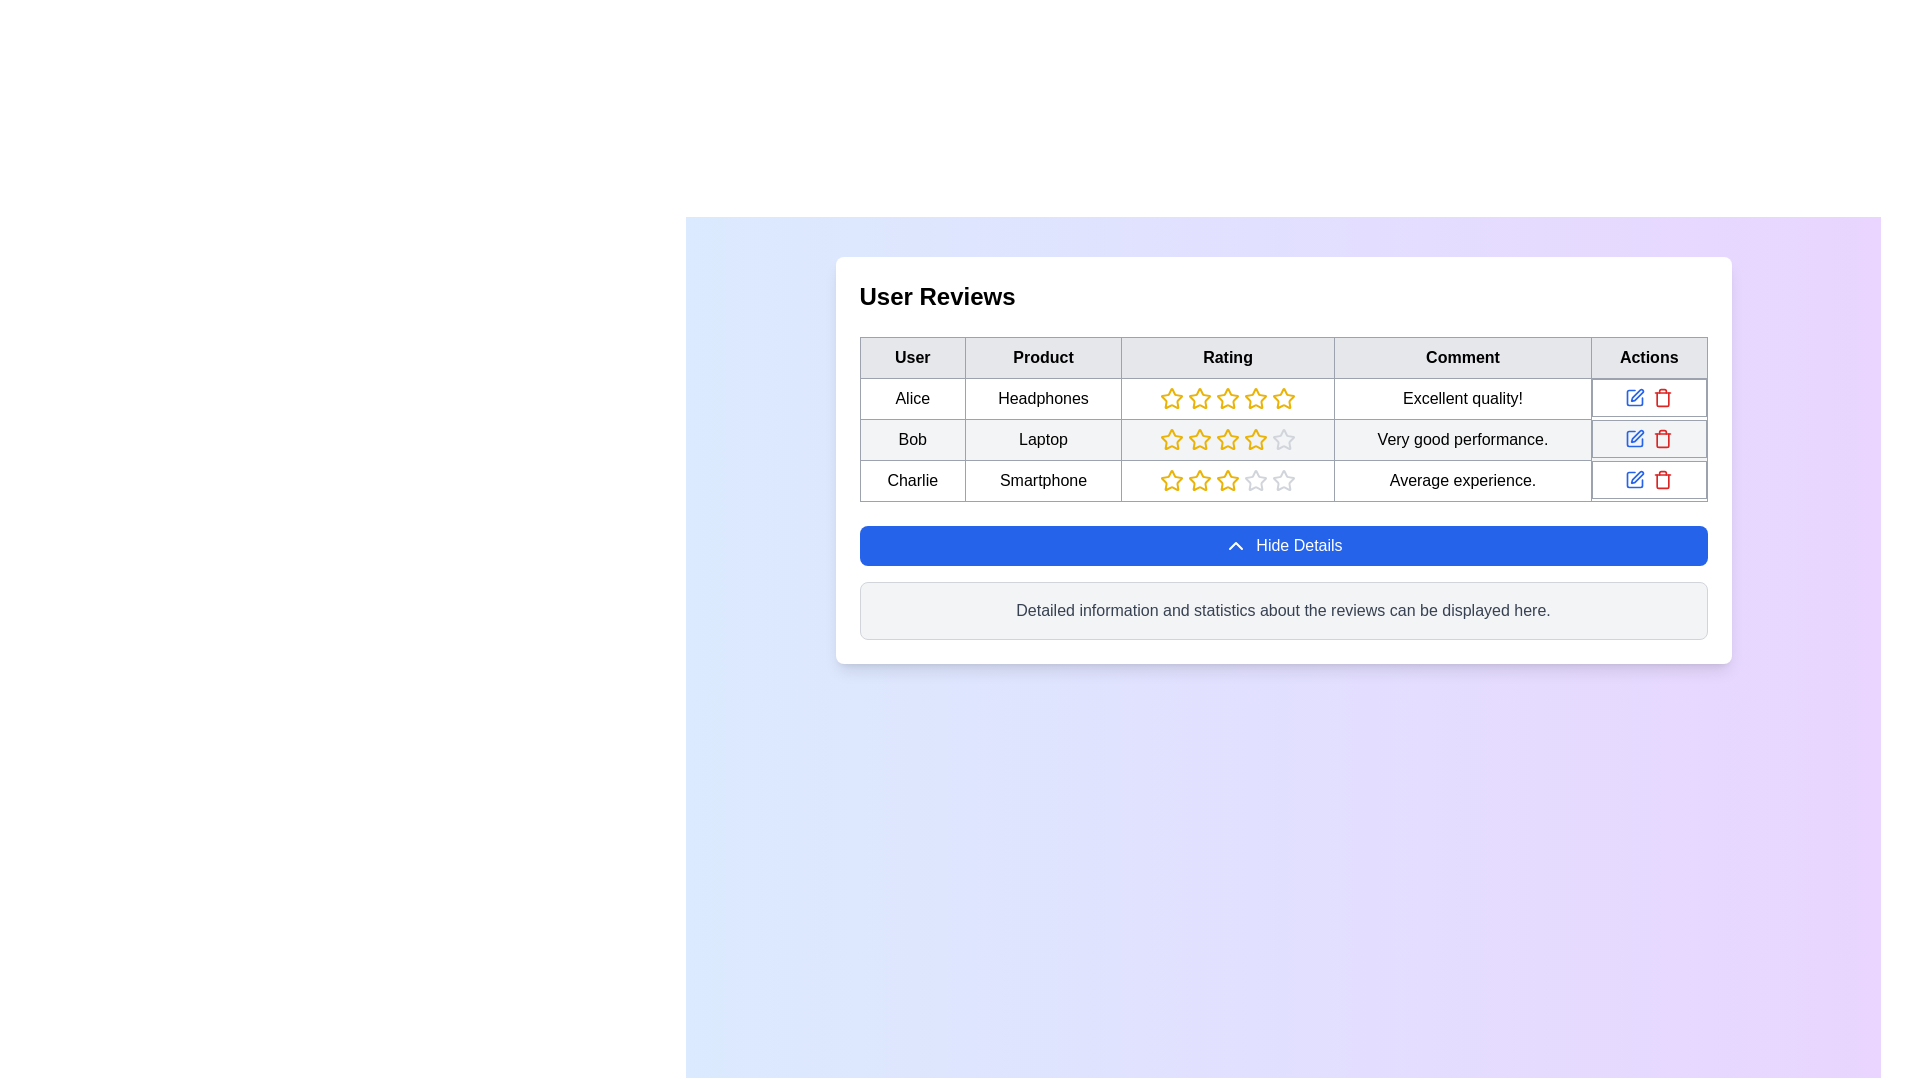  I want to click on the third star icon, which is yellow and represents a rating for the 'Charlie' entry in the 'User Reviews' table, so click(1200, 481).